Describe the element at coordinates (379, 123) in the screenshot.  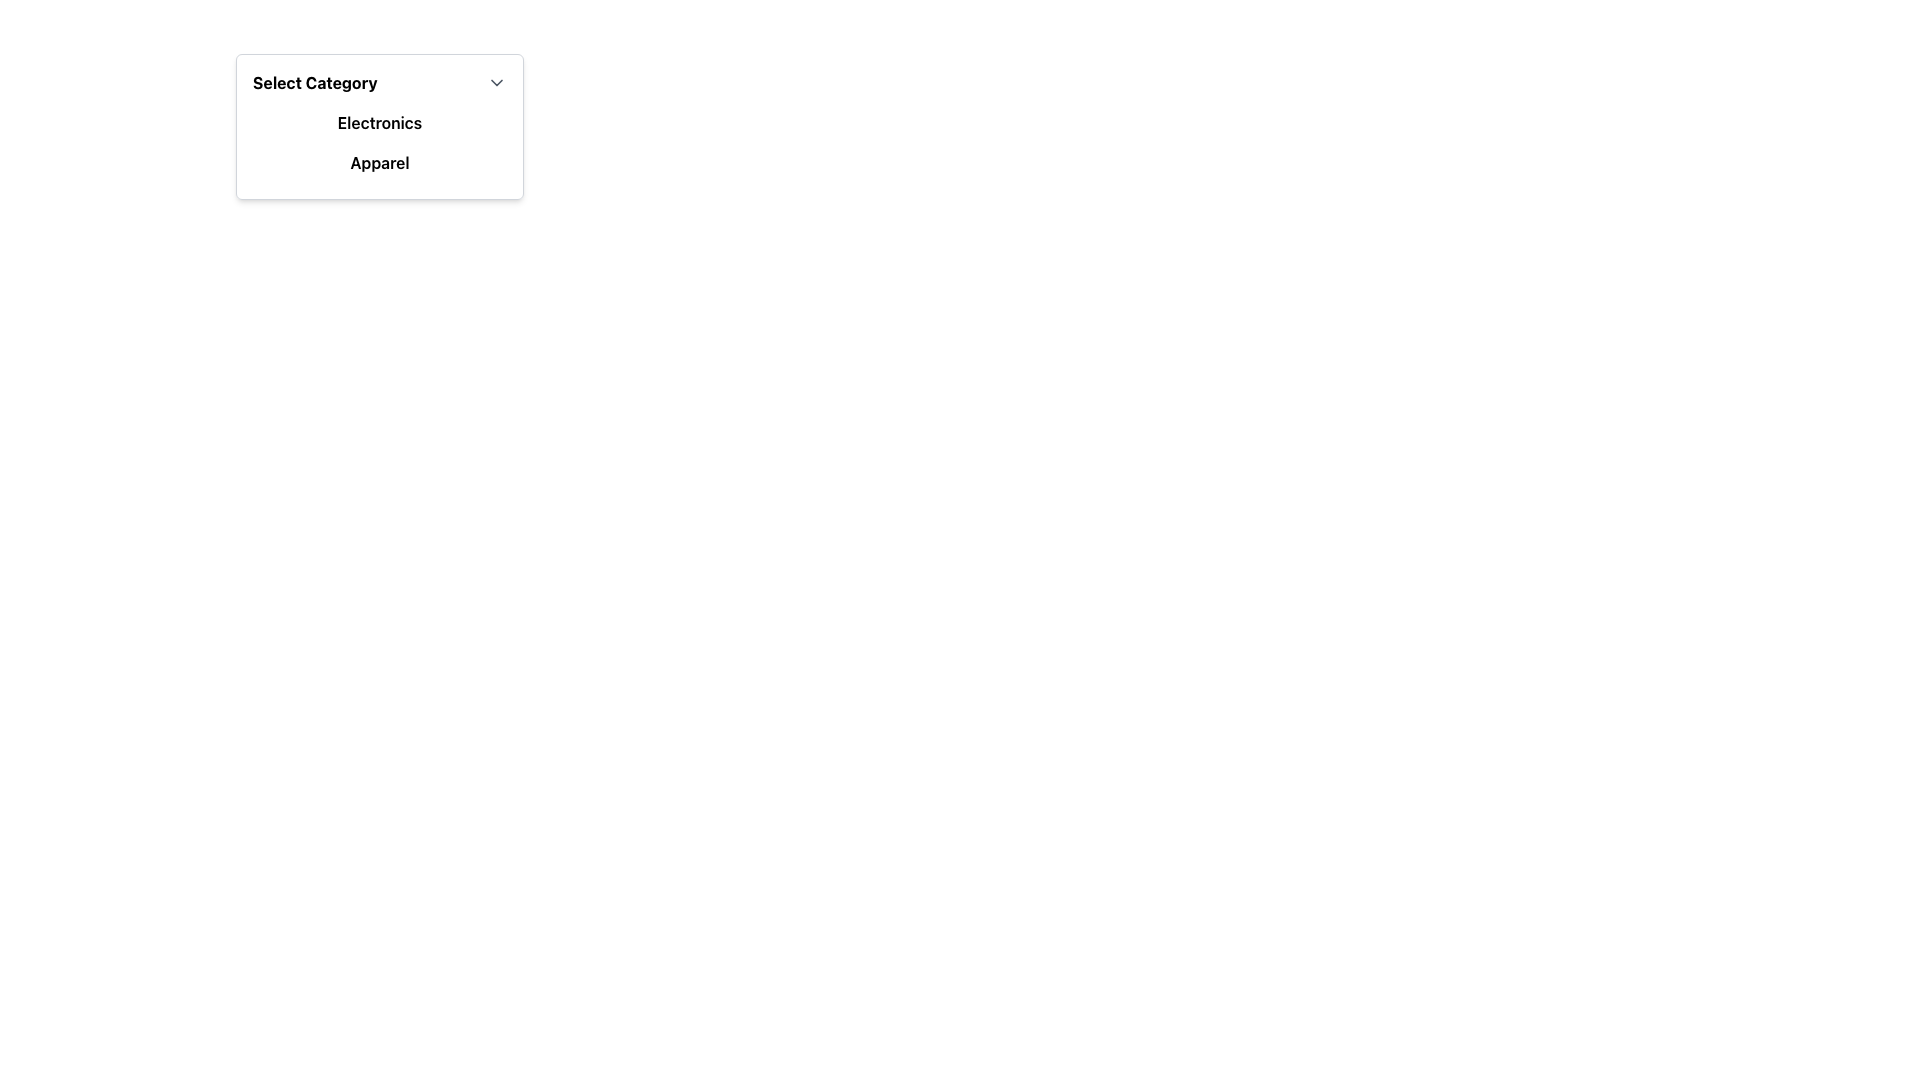
I see `the 'Electronics' text label option in the dropdown menu` at that location.